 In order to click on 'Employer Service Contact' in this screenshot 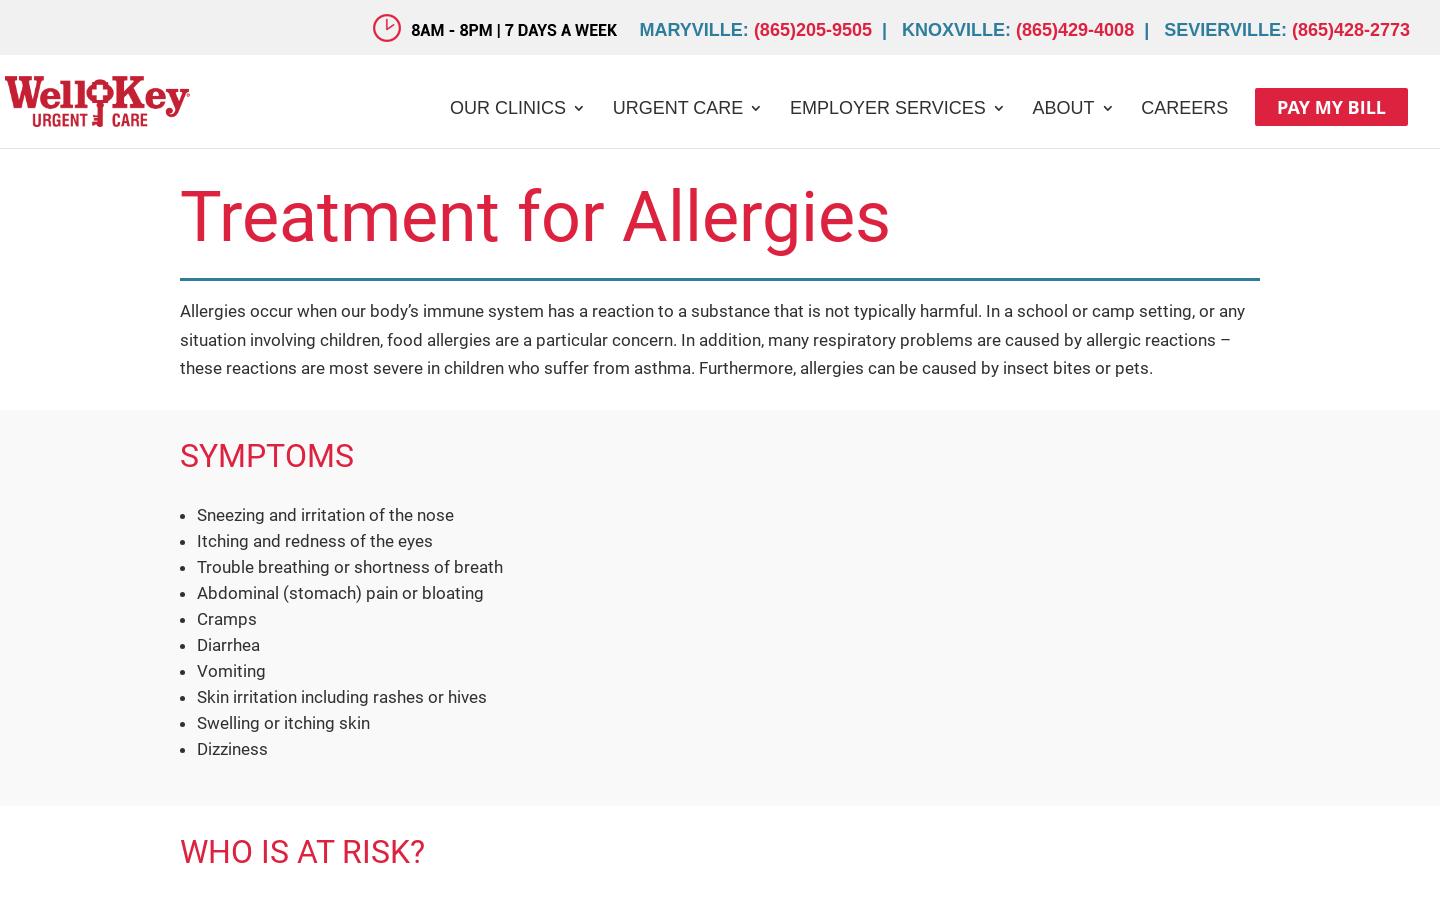, I will do `click(921, 271)`.